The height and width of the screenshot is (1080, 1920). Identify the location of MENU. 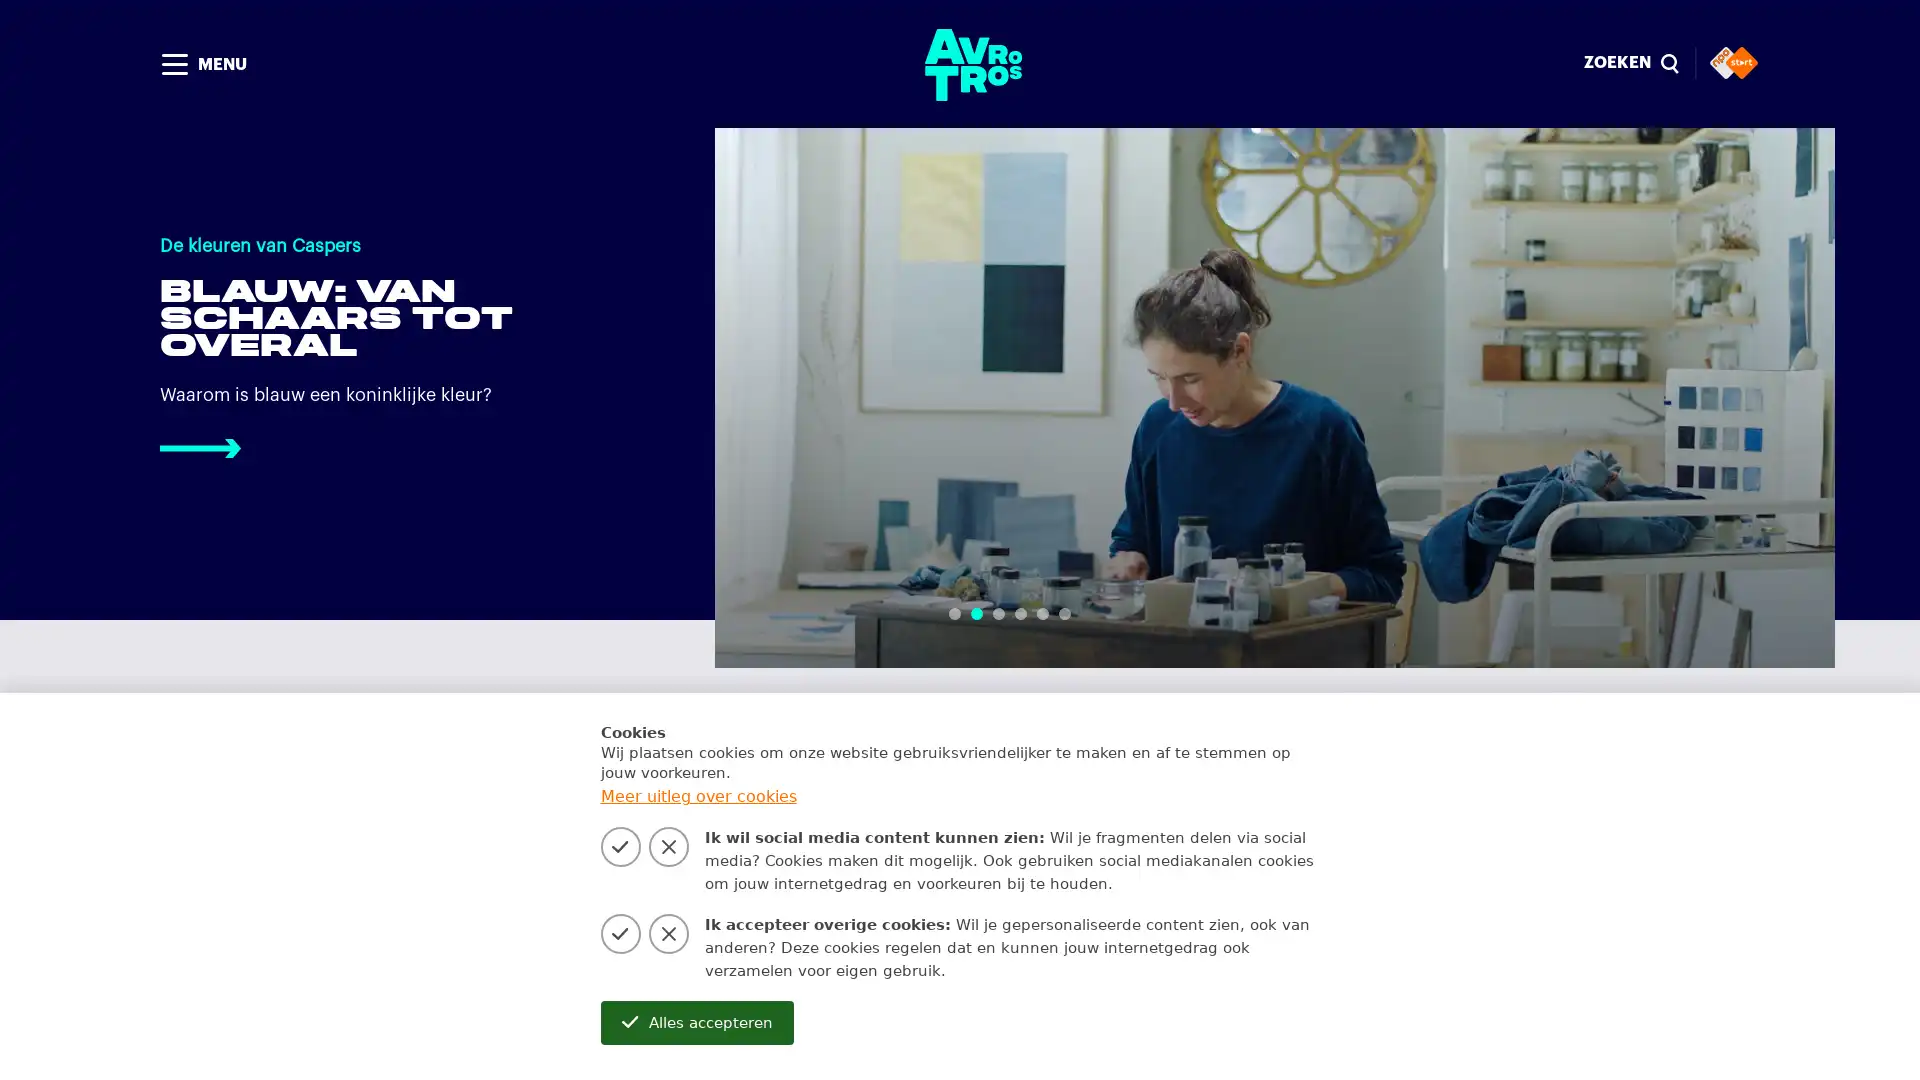
(202, 63).